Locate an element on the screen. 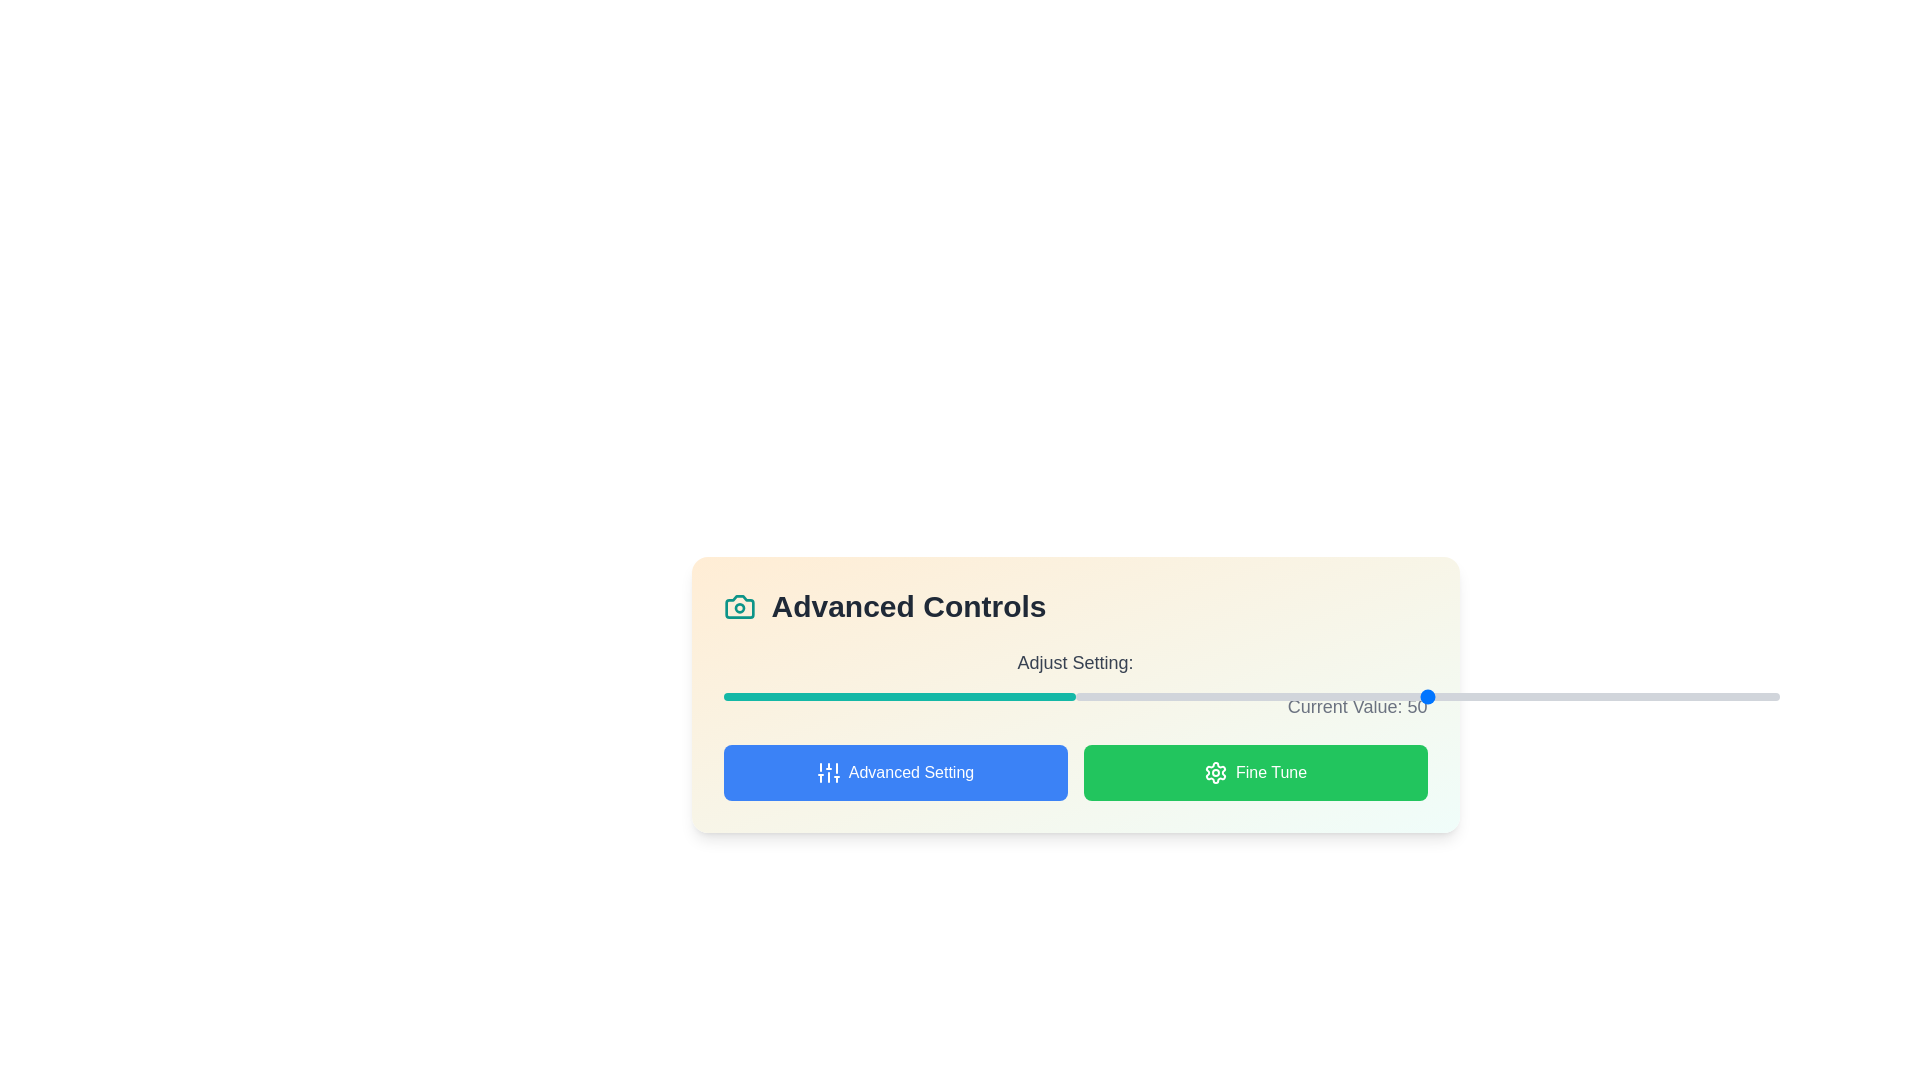 This screenshot has height=1080, width=1920. the slider is located at coordinates (867, 692).